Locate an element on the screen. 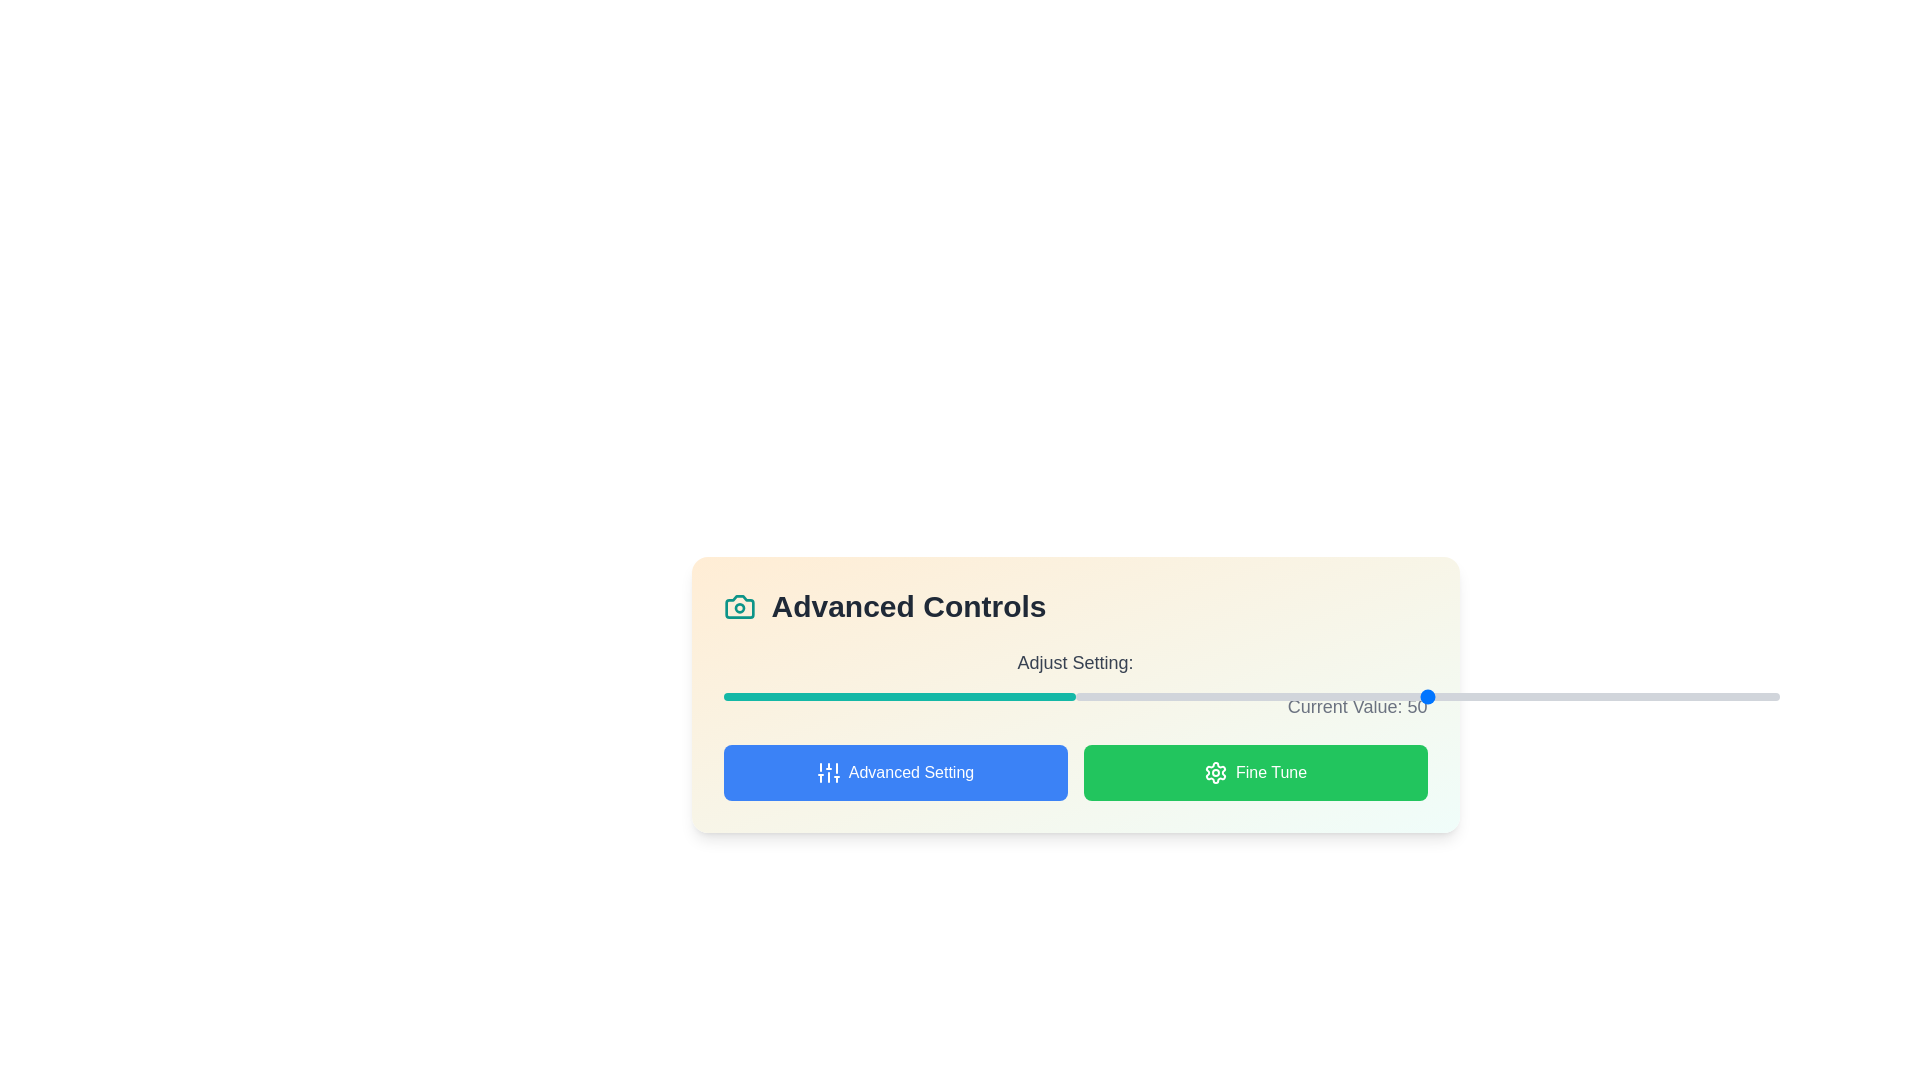 This screenshot has height=1080, width=1920. the slider is located at coordinates (867, 692).